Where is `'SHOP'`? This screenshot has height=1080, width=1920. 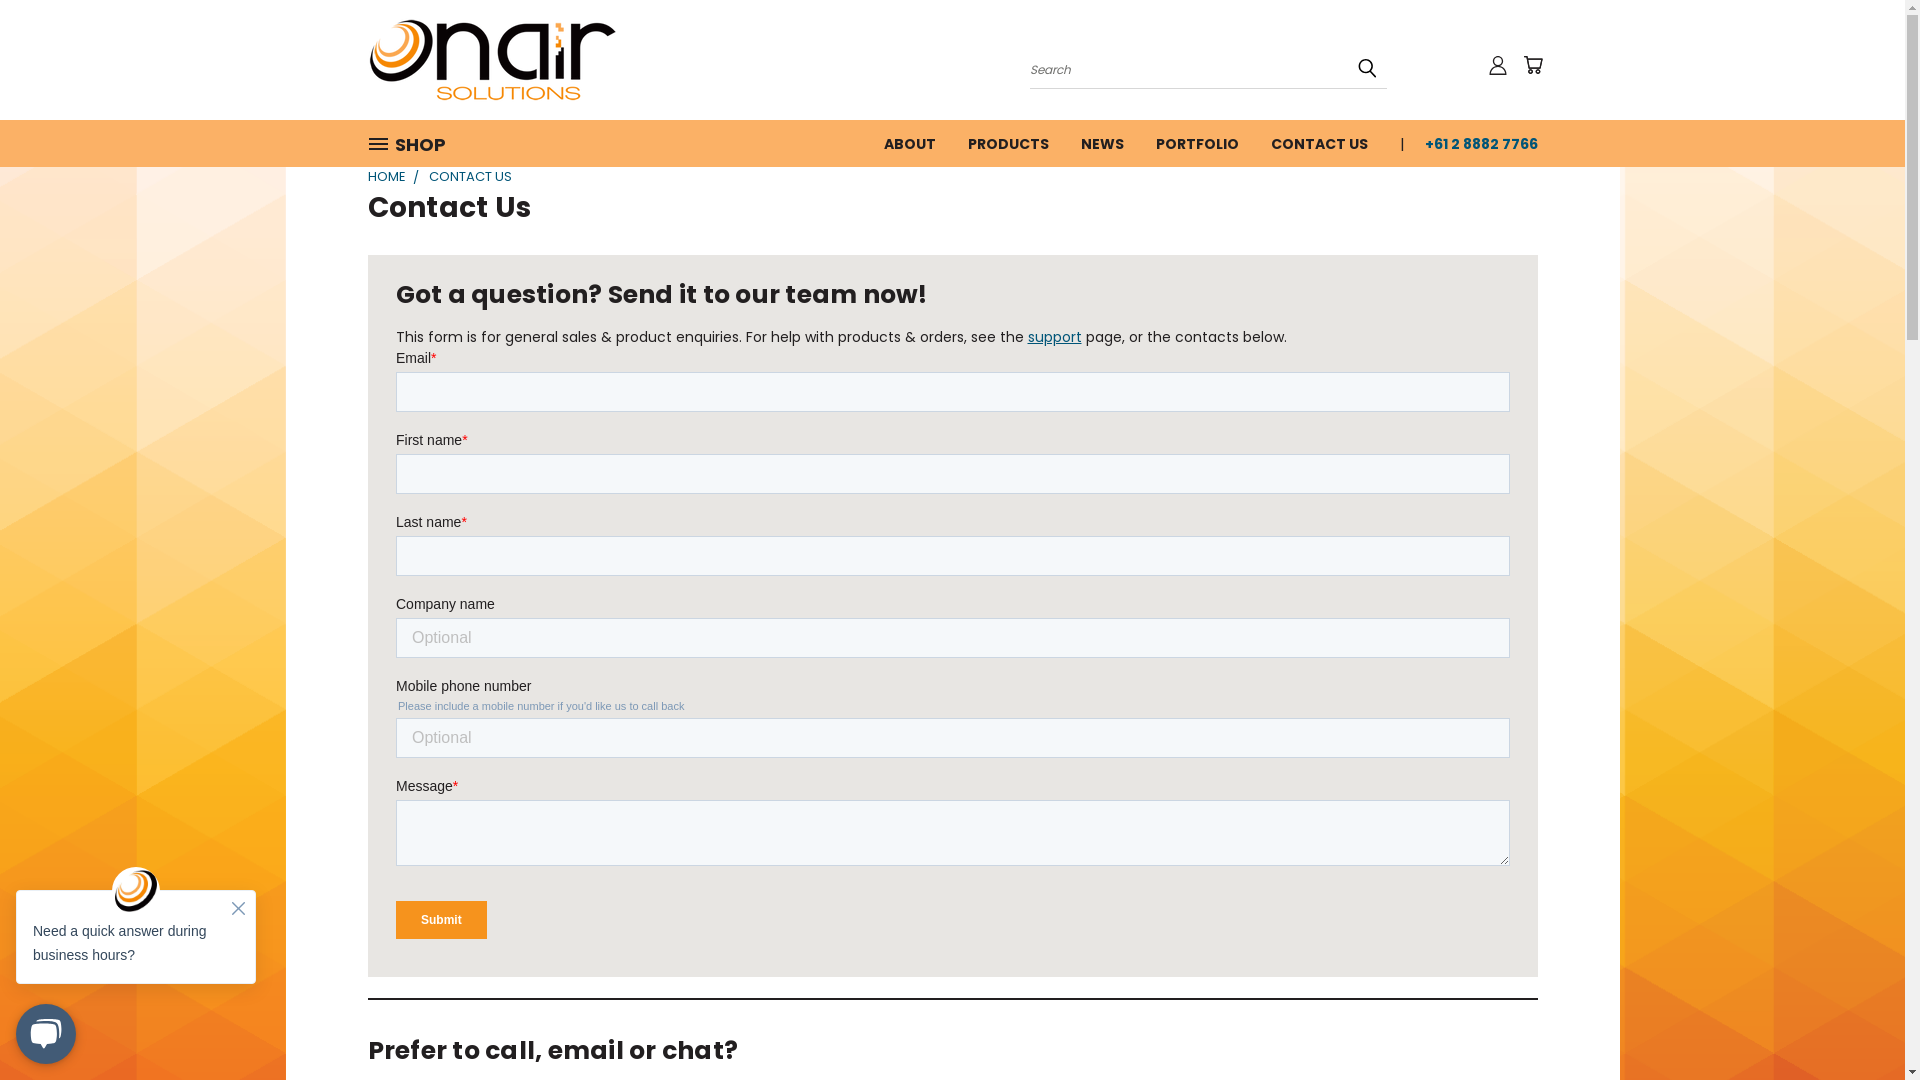
'SHOP' is located at coordinates (368, 143).